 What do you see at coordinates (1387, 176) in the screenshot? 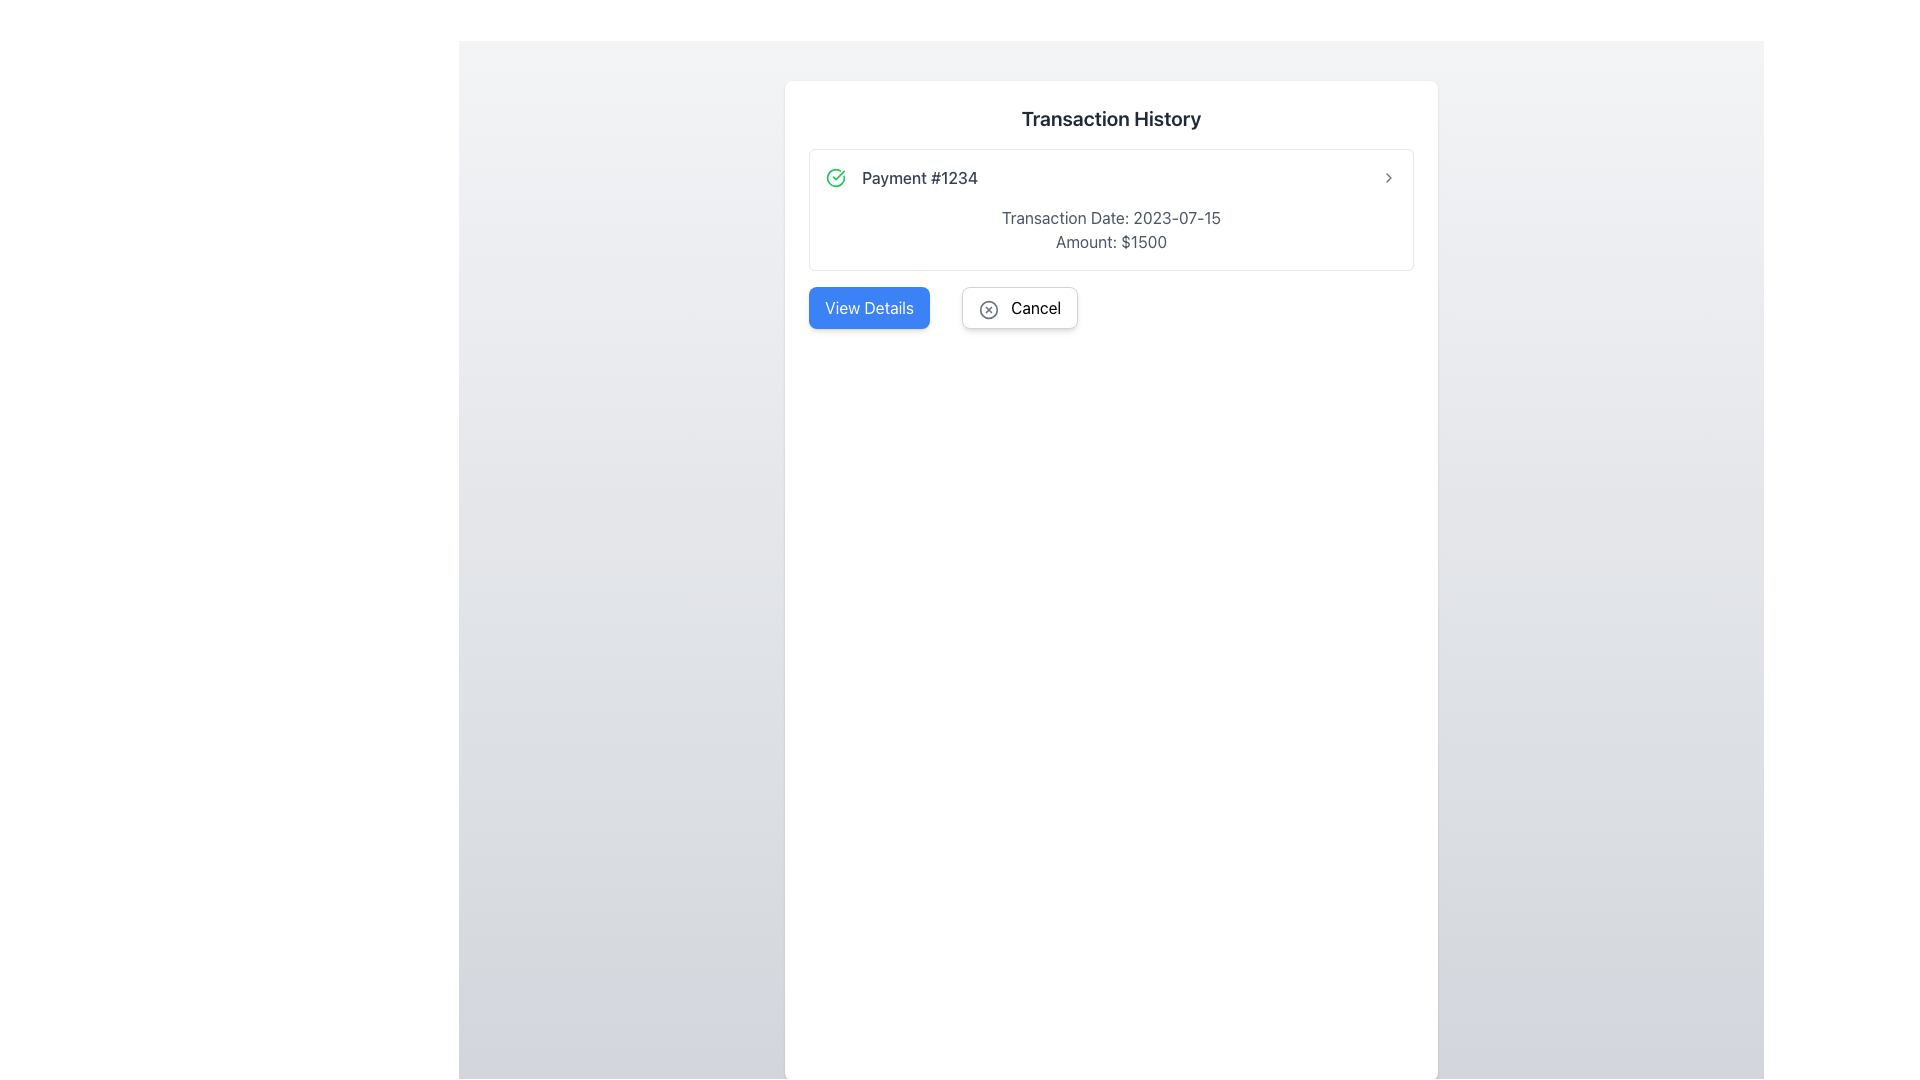
I see `the rightward-facing chevron icon used for navigation, located at the far right of the 'Payment #1234' section` at bounding box center [1387, 176].